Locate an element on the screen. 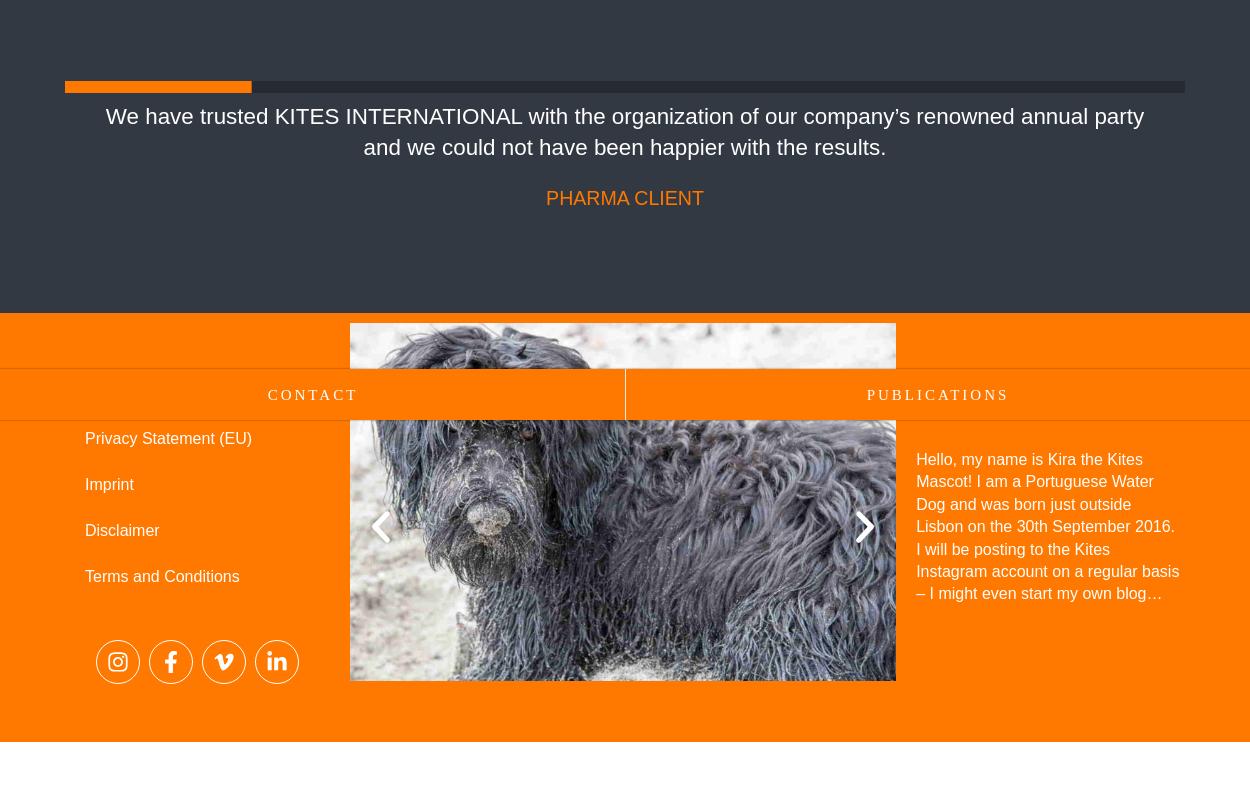  'Terms and Conditions' is located at coordinates (84, 575).